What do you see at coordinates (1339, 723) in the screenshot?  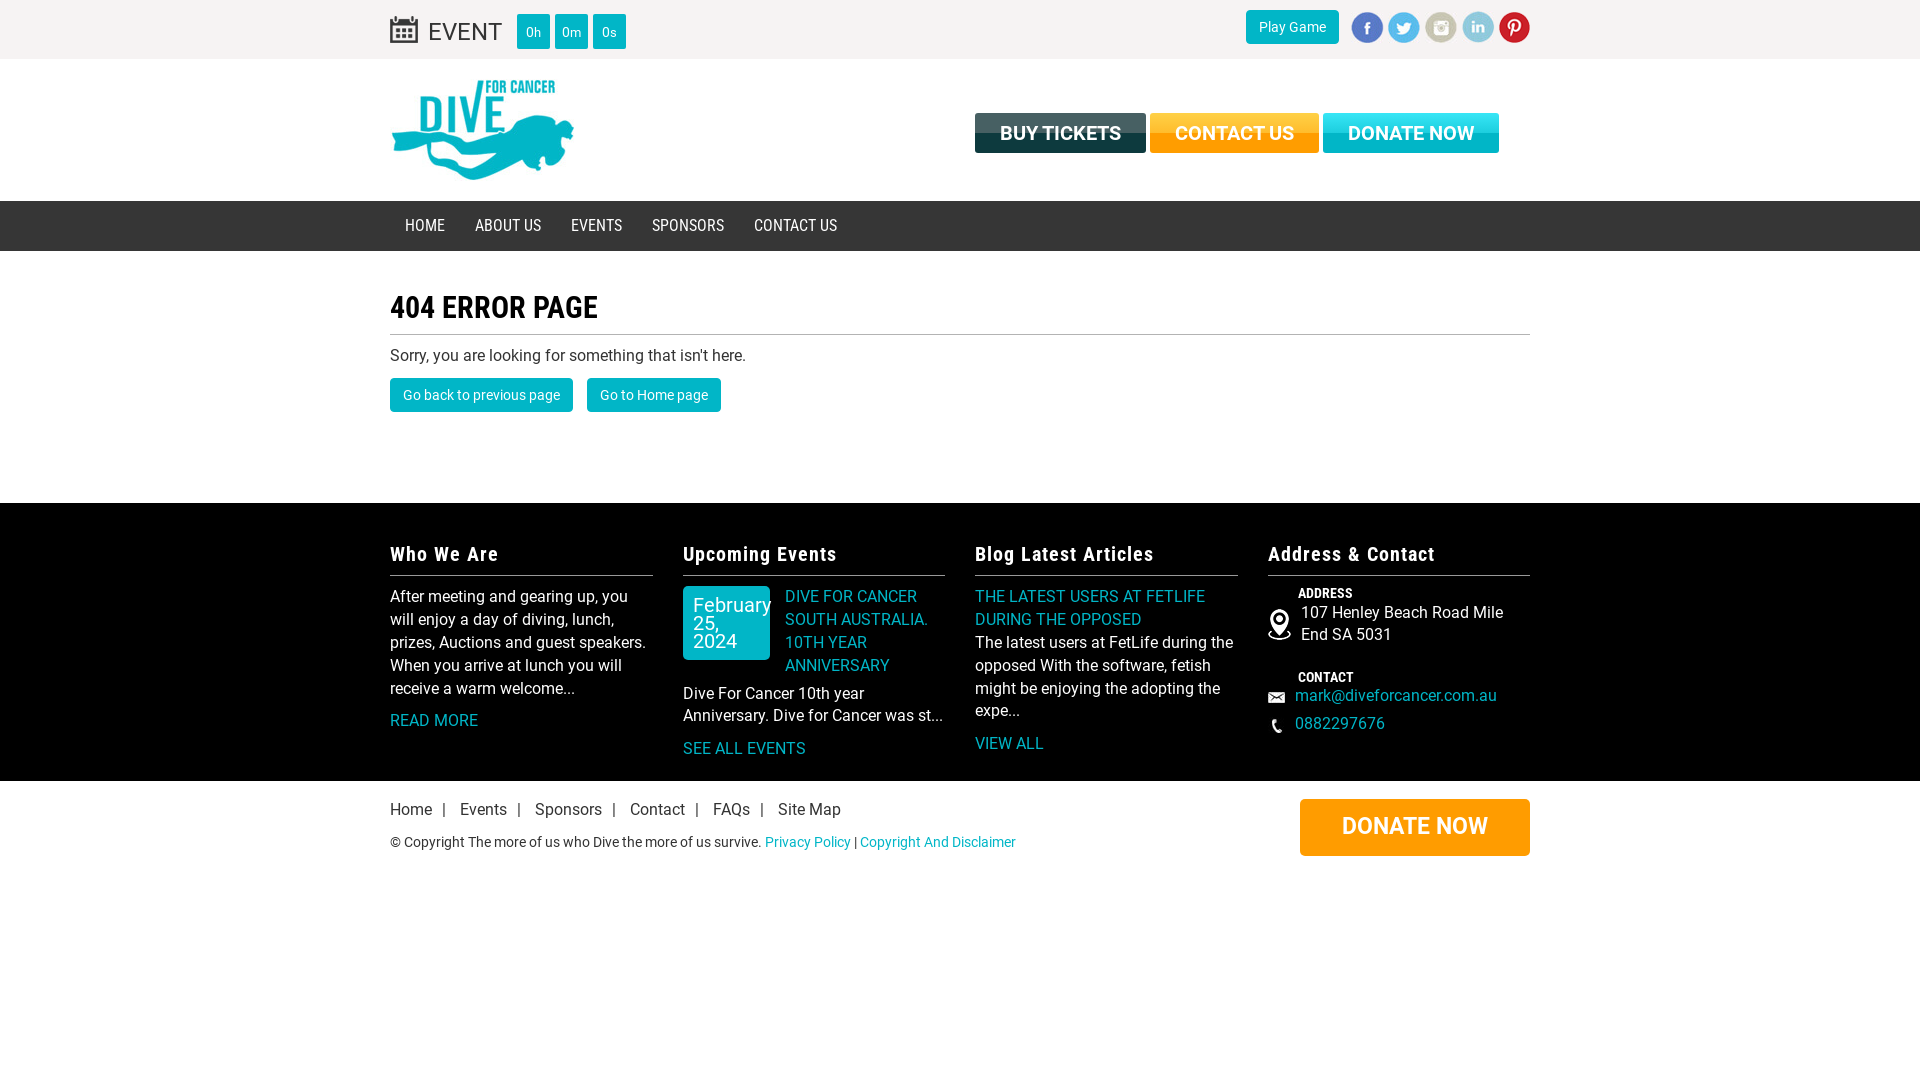 I see `'0882297676'` at bounding box center [1339, 723].